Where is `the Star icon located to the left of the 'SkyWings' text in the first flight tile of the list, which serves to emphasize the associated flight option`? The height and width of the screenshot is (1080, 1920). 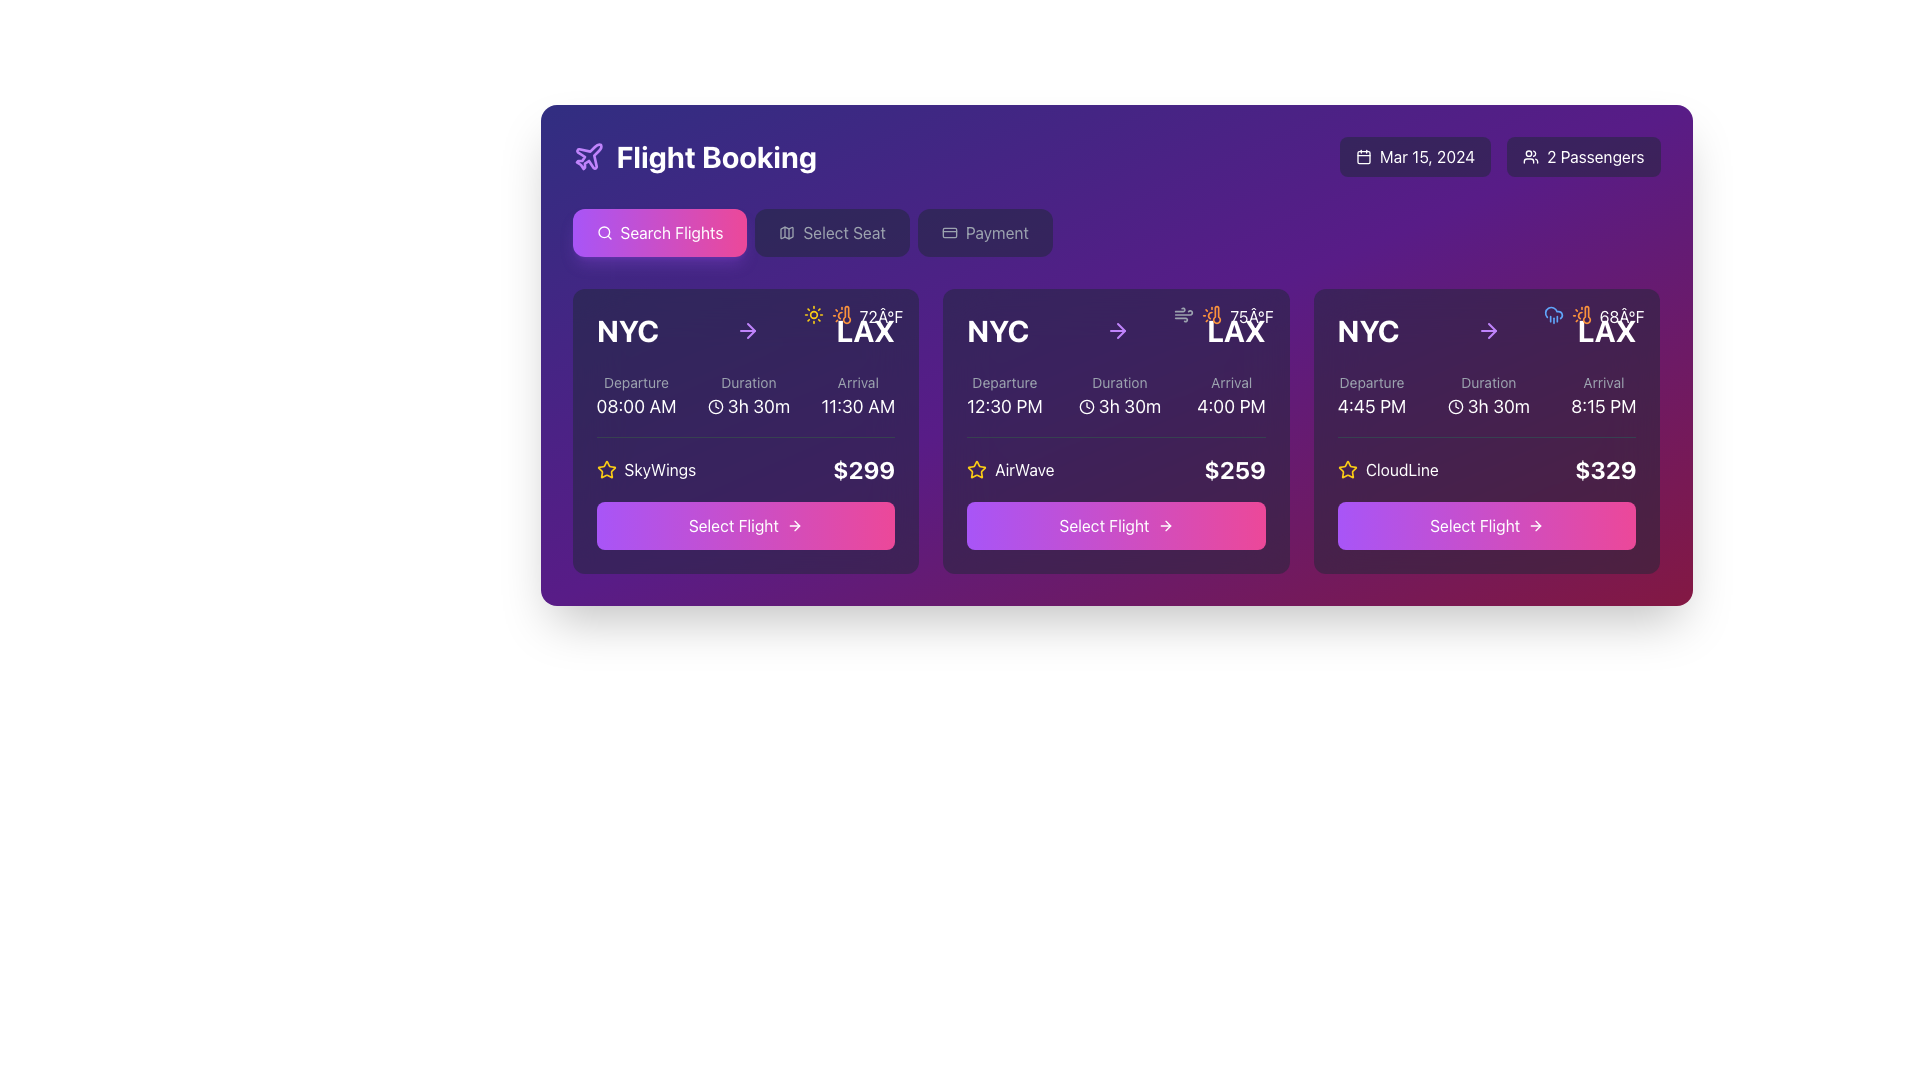
the Star icon located to the left of the 'SkyWings' text in the first flight tile of the list, which serves to emphasize the associated flight option is located at coordinates (605, 470).